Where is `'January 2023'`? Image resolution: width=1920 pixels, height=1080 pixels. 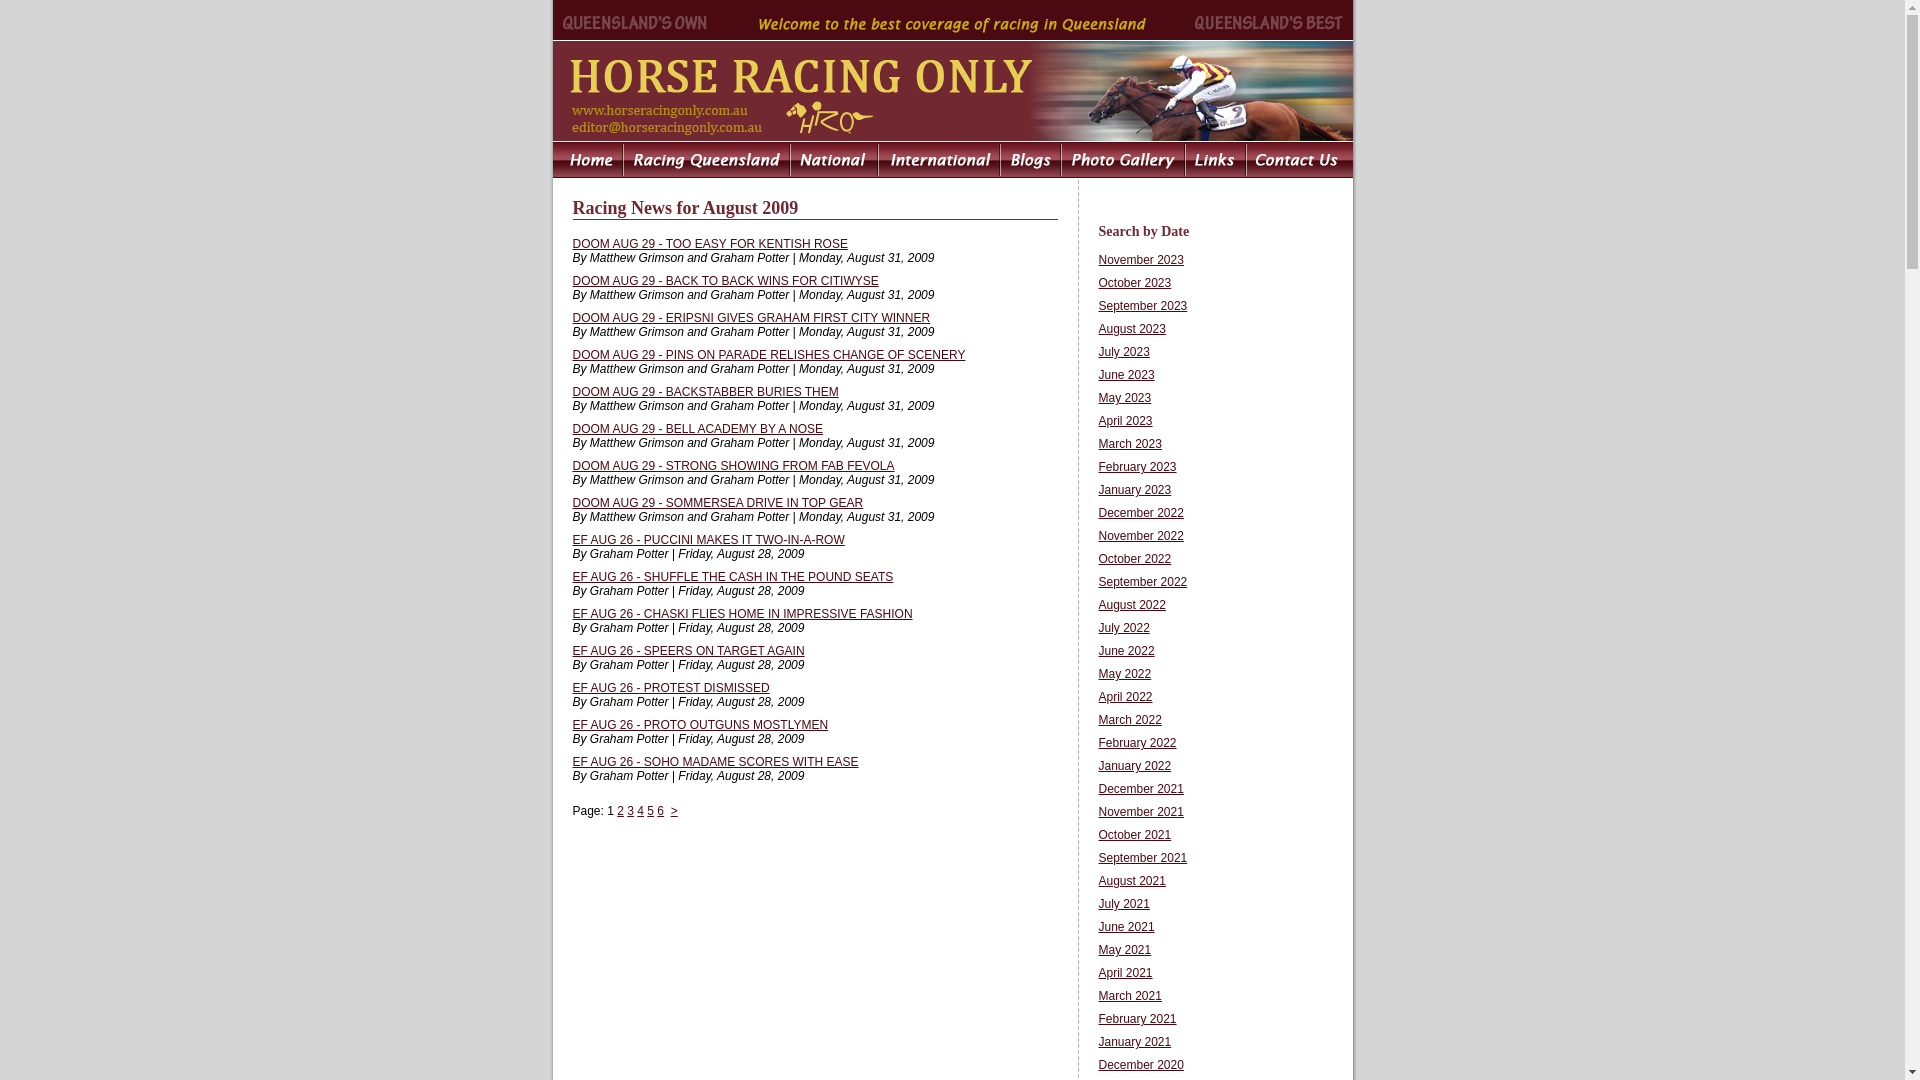 'January 2023' is located at coordinates (1134, 489).